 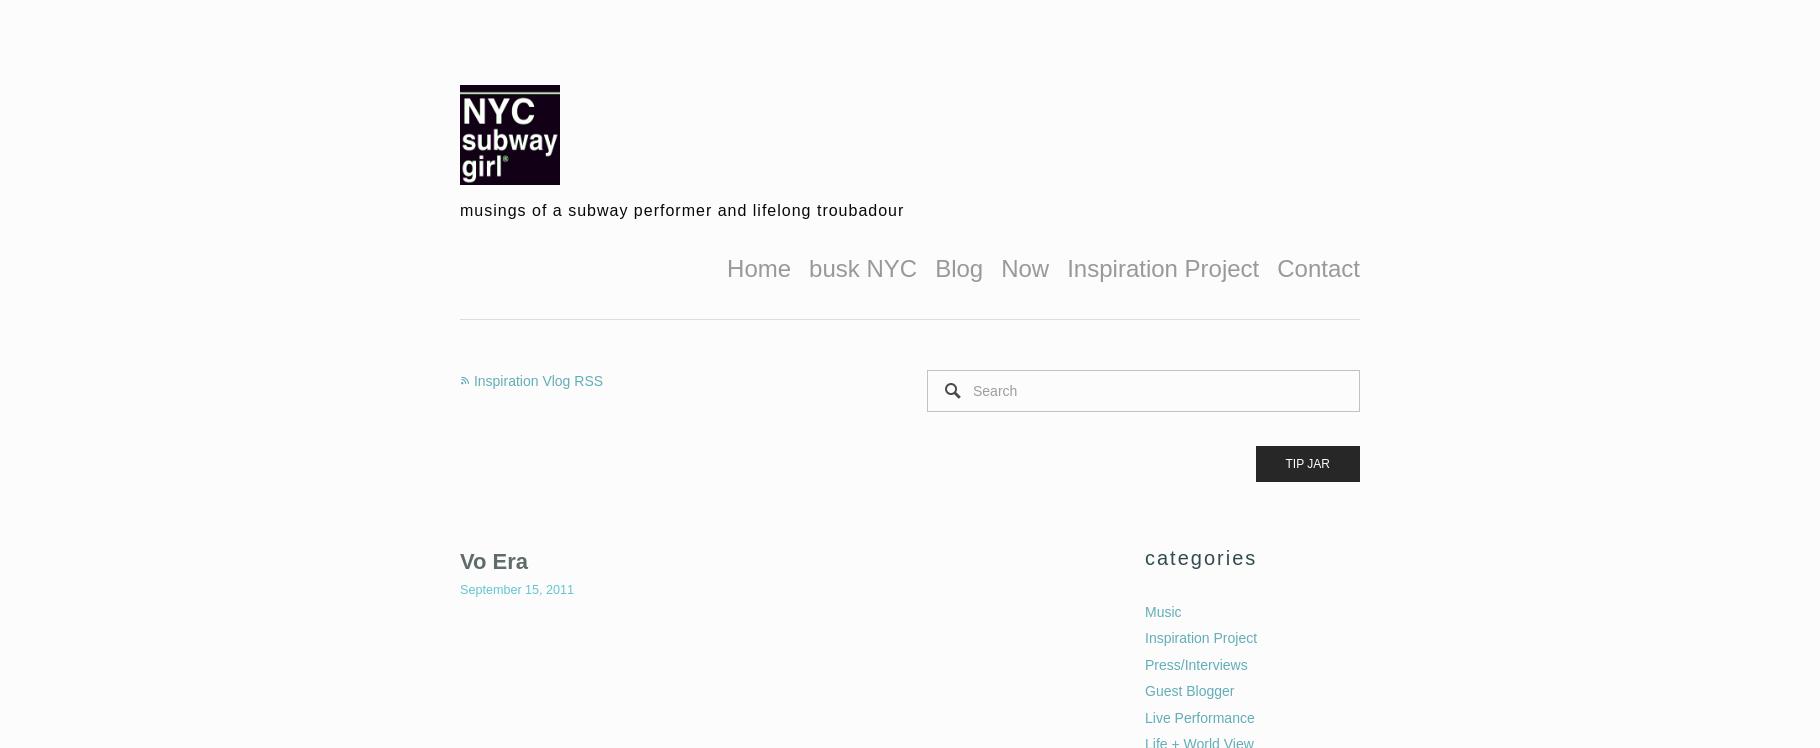 What do you see at coordinates (1144, 663) in the screenshot?
I see `'Press/Interviews'` at bounding box center [1144, 663].